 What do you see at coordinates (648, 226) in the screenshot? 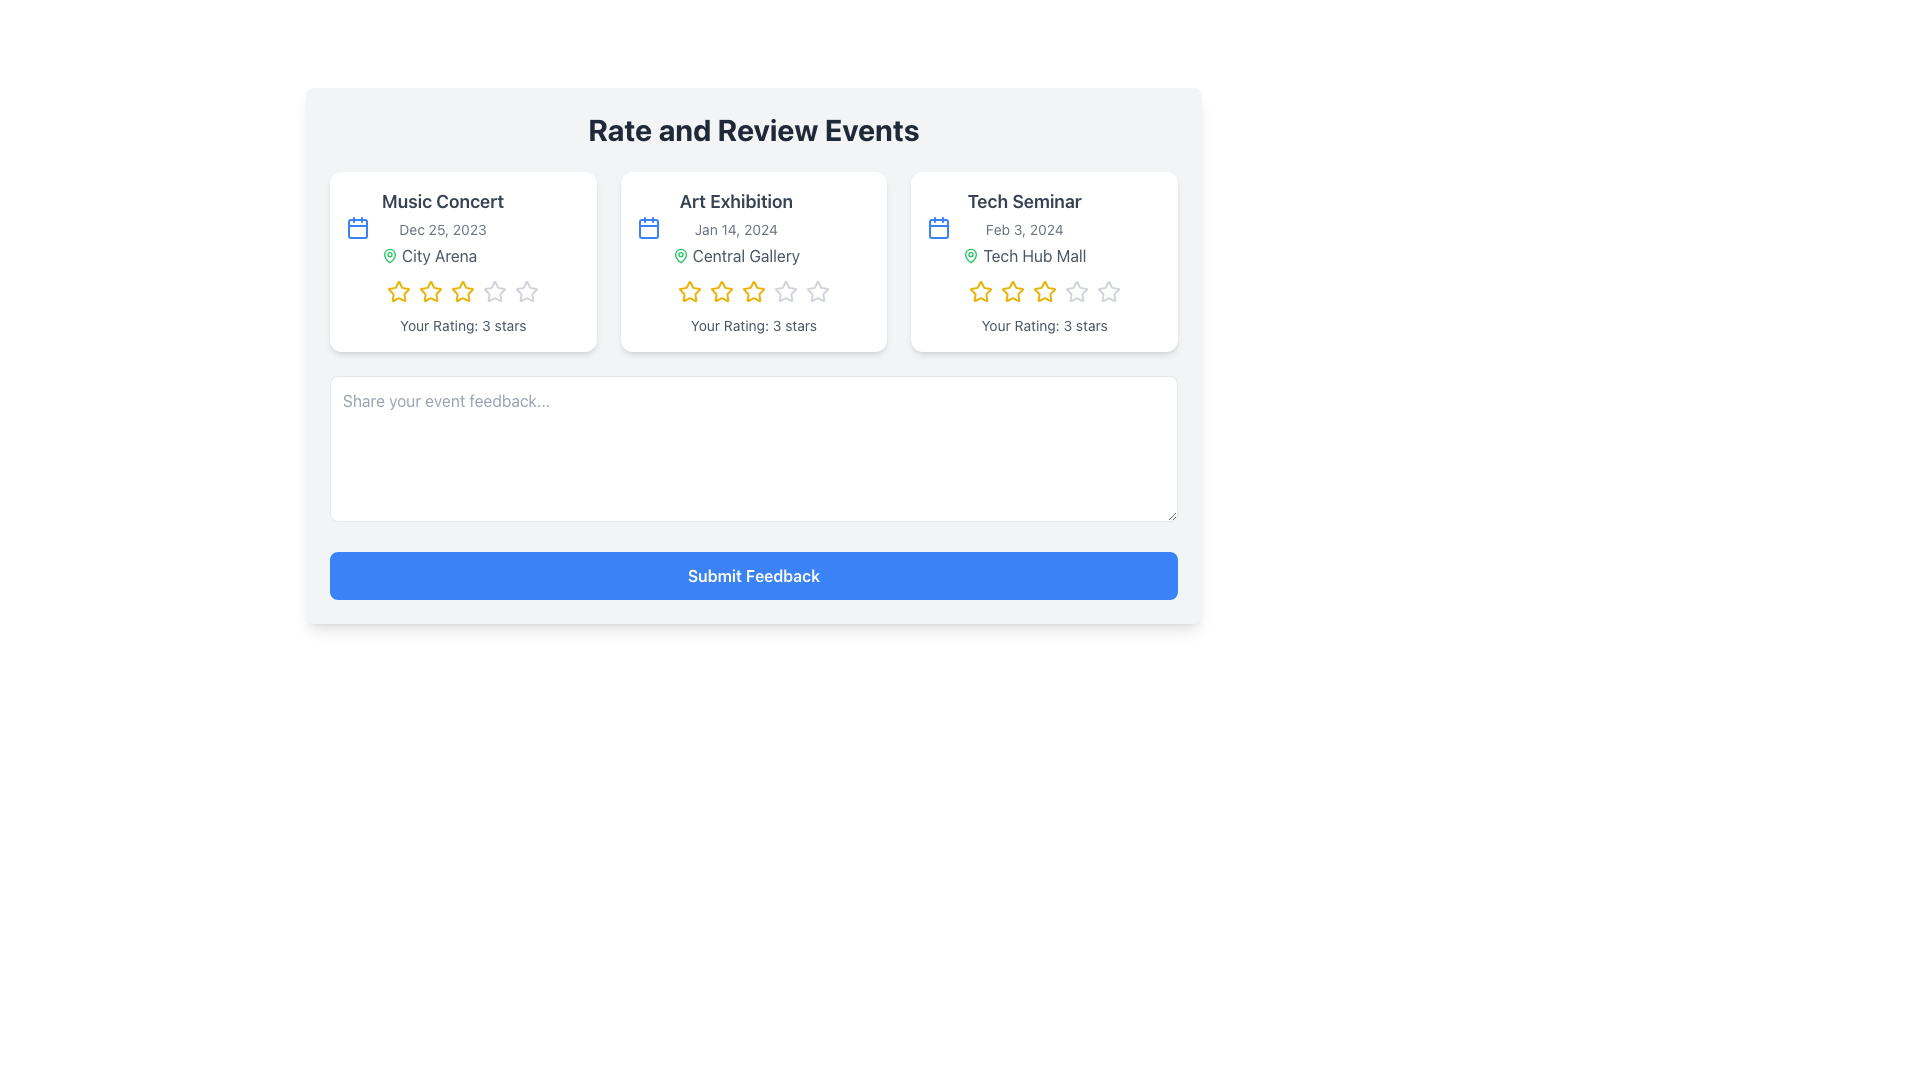
I see `the icon representing the date at the top-left corner of the 'Art Exhibition' card, which is adjacent to the date text 'Jan 14, 2024' and the bold text 'Art Exhibition.'` at bounding box center [648, 226].